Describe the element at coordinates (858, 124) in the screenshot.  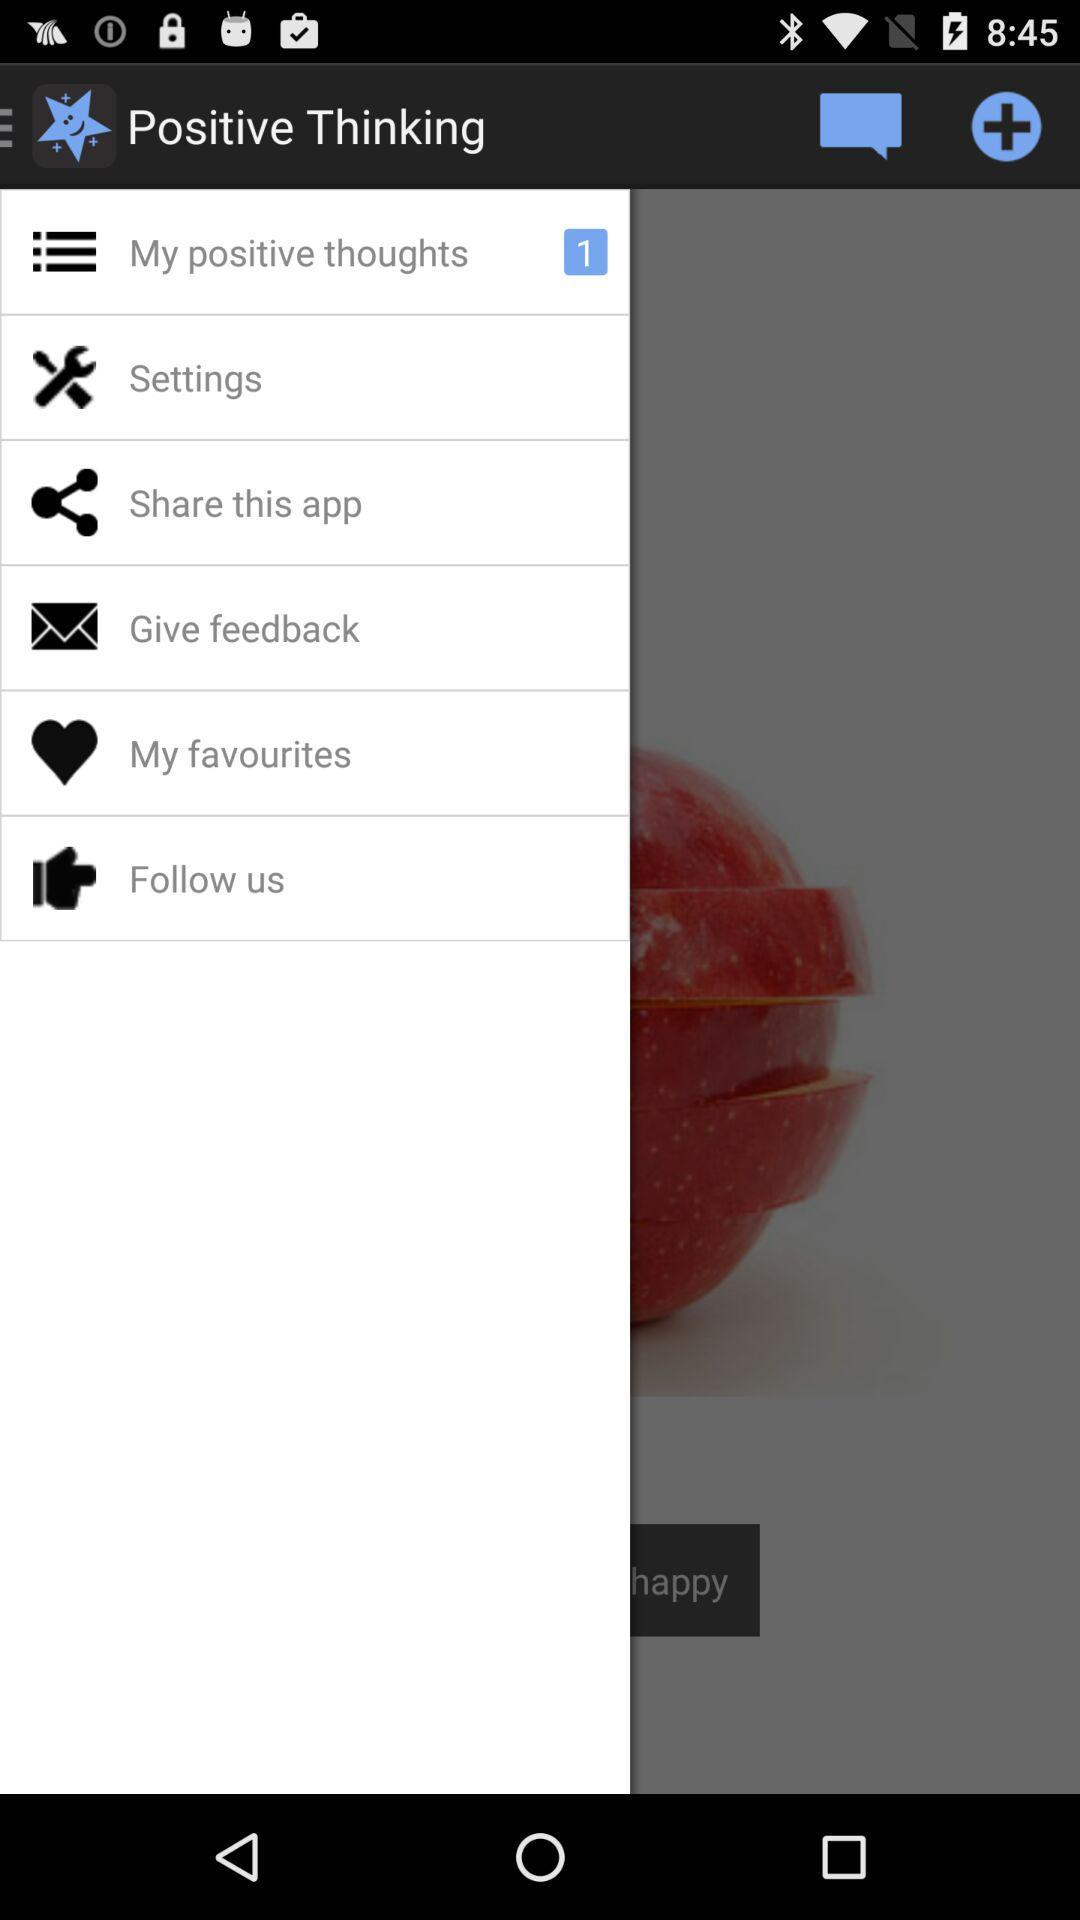
I see `goto the comments section` at that location.